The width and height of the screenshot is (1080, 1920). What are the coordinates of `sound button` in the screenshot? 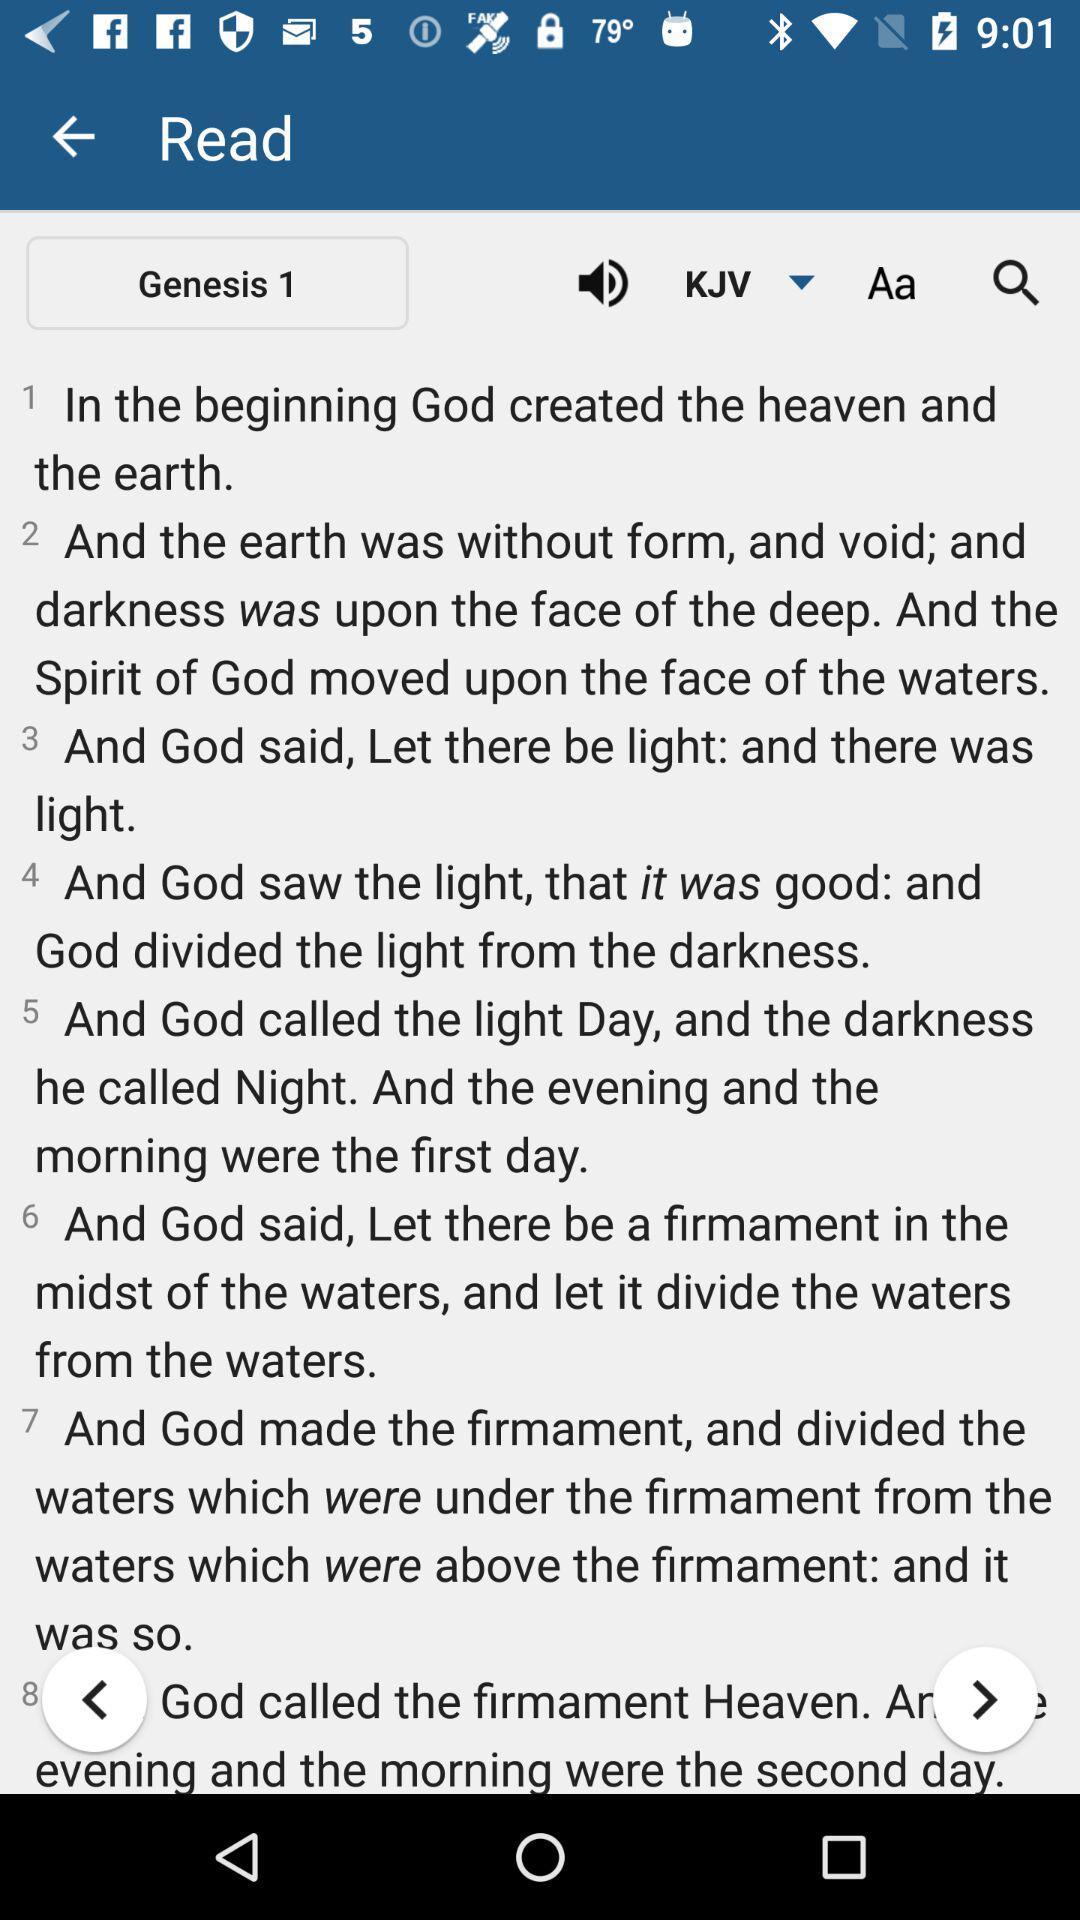 It's located at (602, 282).